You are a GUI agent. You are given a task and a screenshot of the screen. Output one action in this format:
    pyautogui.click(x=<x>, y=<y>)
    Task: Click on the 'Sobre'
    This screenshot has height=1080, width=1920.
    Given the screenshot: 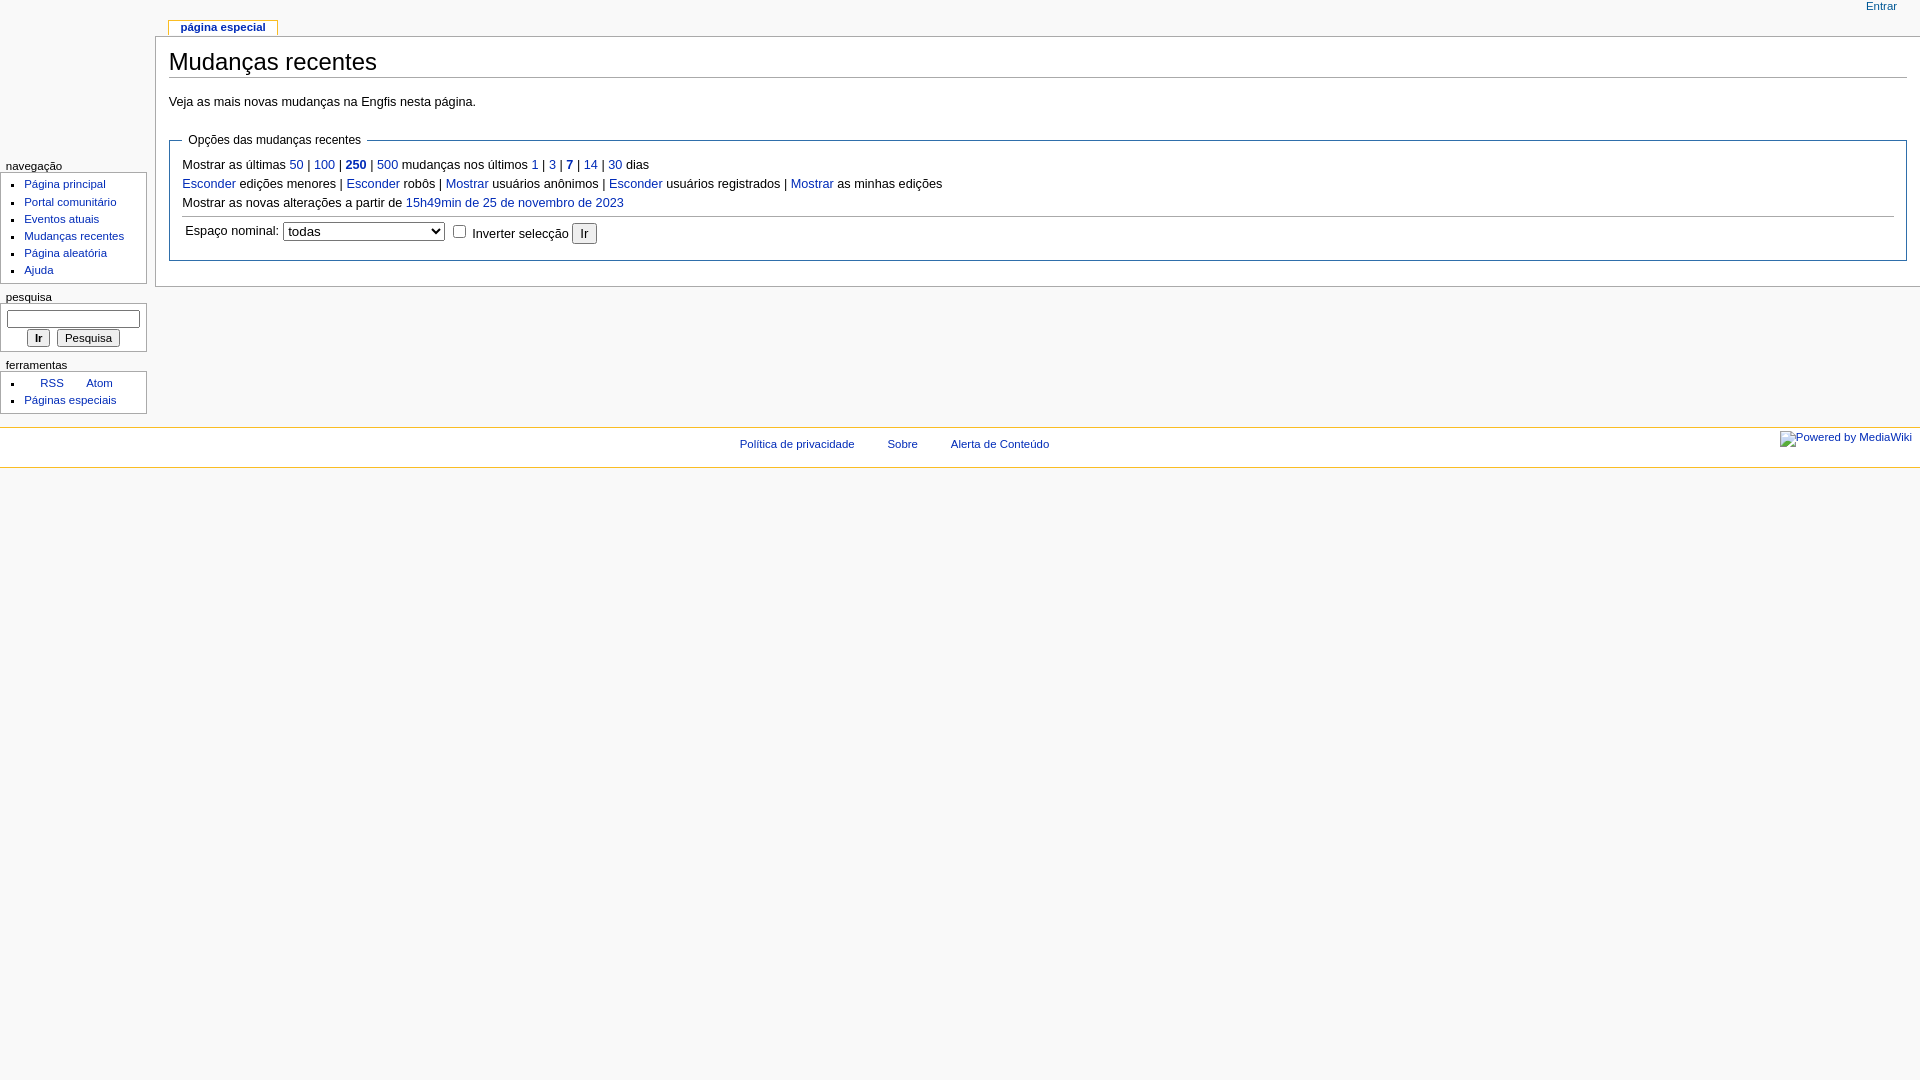 What is the action you would take?
    pyautogui.click(x=901, y=442)
    